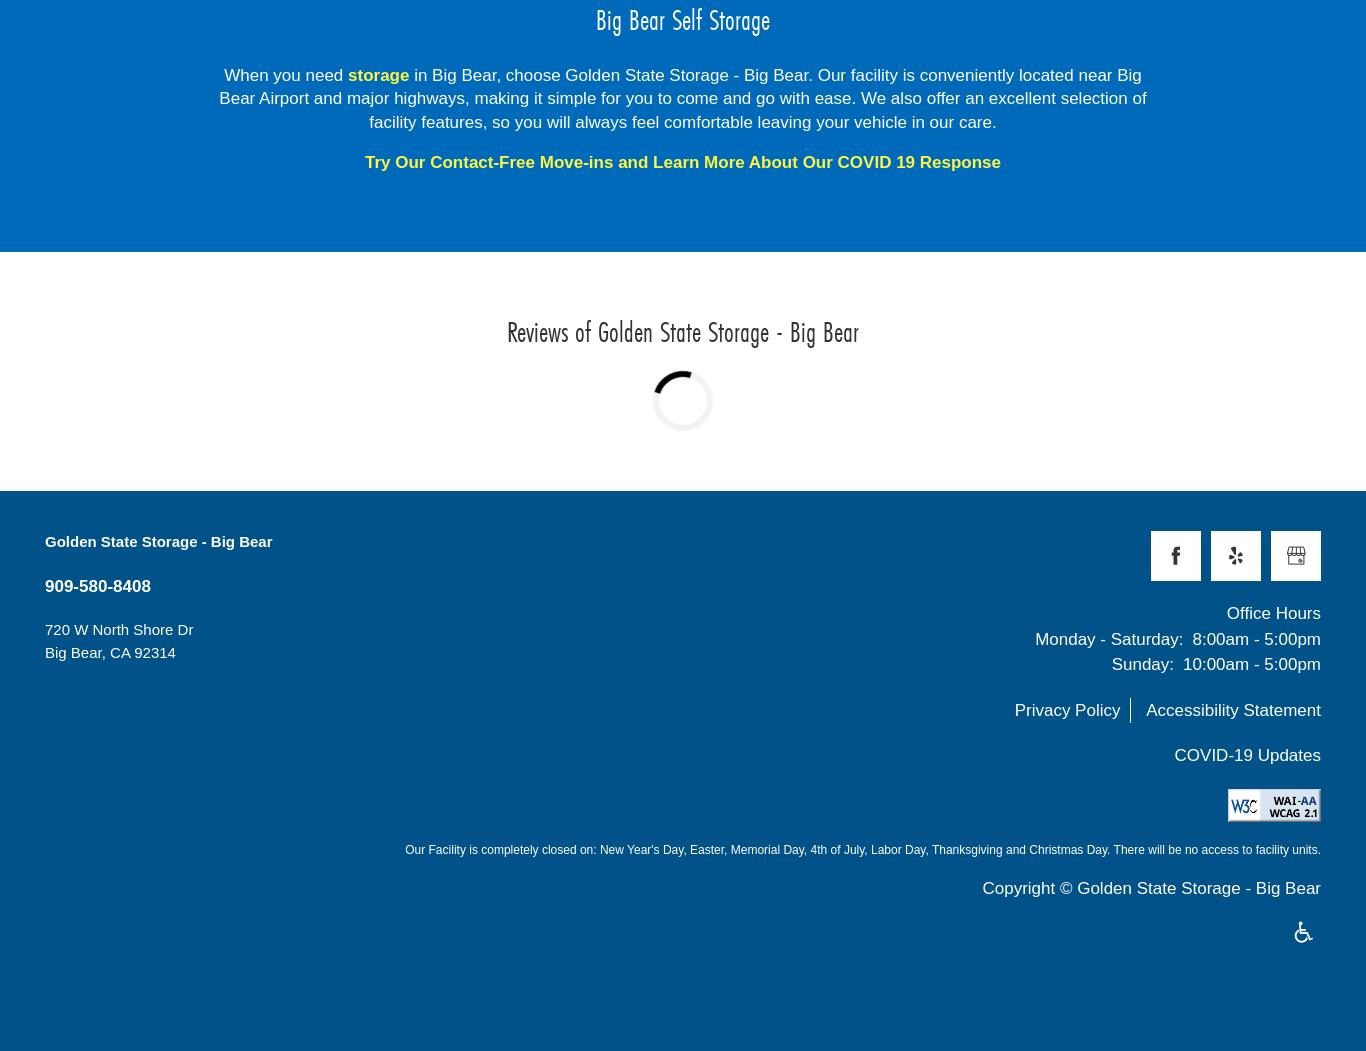 The width and height of the screenshot is (1366, 1051). What do you see at coordinates (1251, 664) in the screenshot?
I see `'10:00am - 5:00pm'` at bounding box center [1251, 664].